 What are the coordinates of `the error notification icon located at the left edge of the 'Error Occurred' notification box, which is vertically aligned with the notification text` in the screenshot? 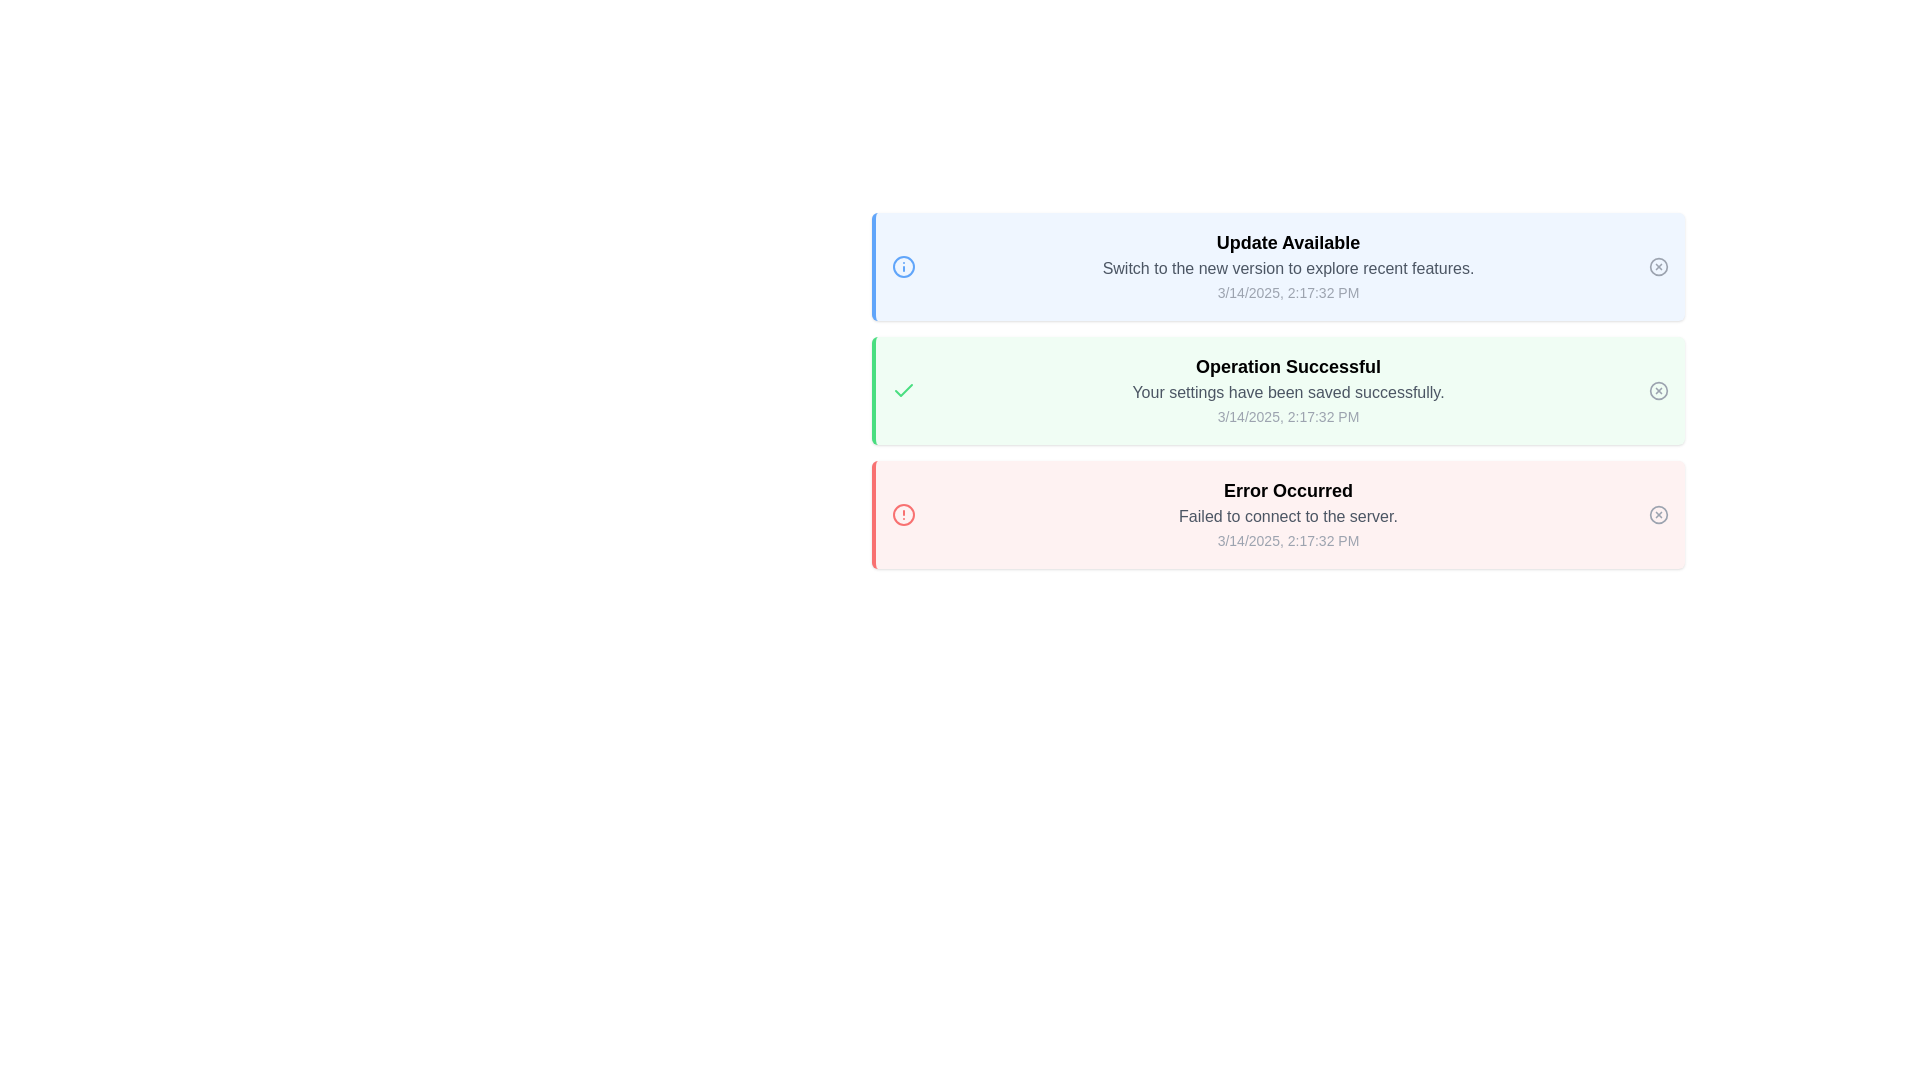 It's located at (902, 514).